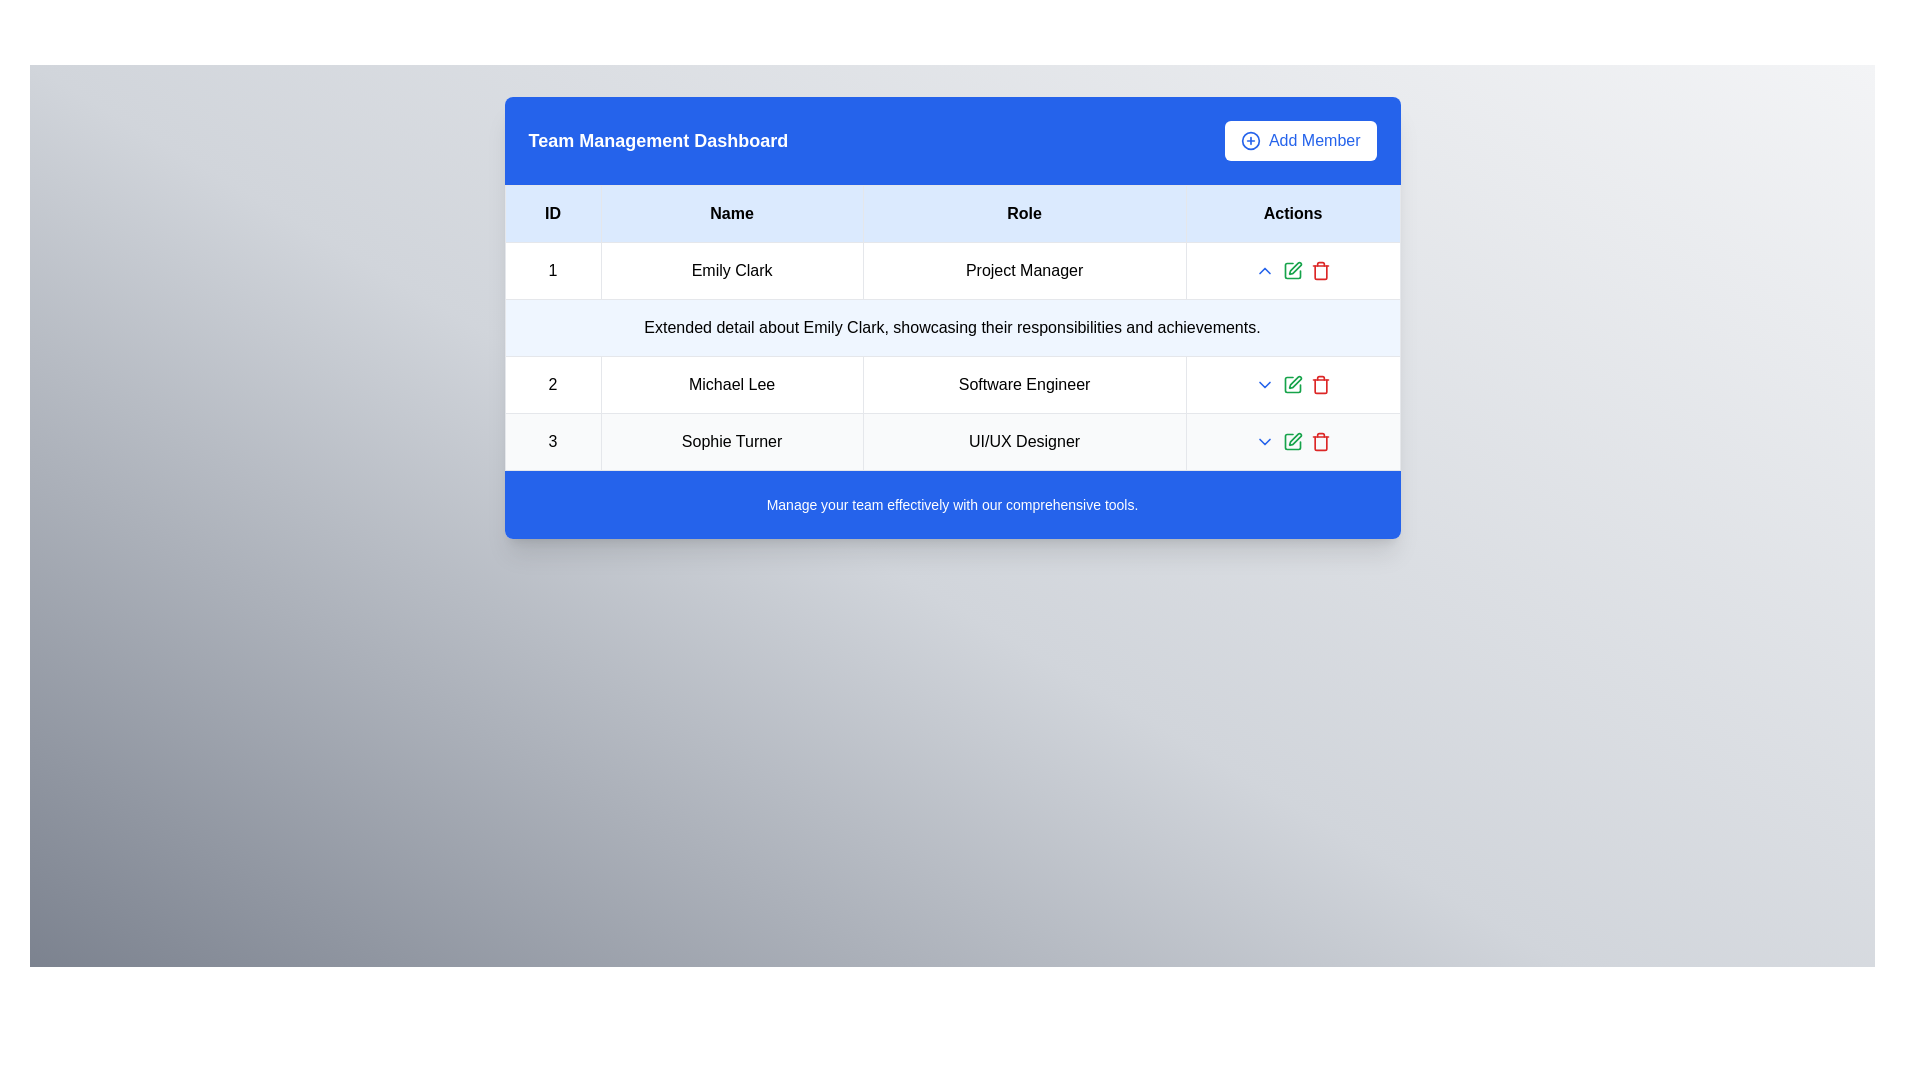 The height and width of the screenshot is (1080, 1920). Describe the element at coordinates (1320, 385) in the screenshot. I see `the red trash bin icon in the 'Actions' column of the second row in the table to initiate a delete action` at that location.